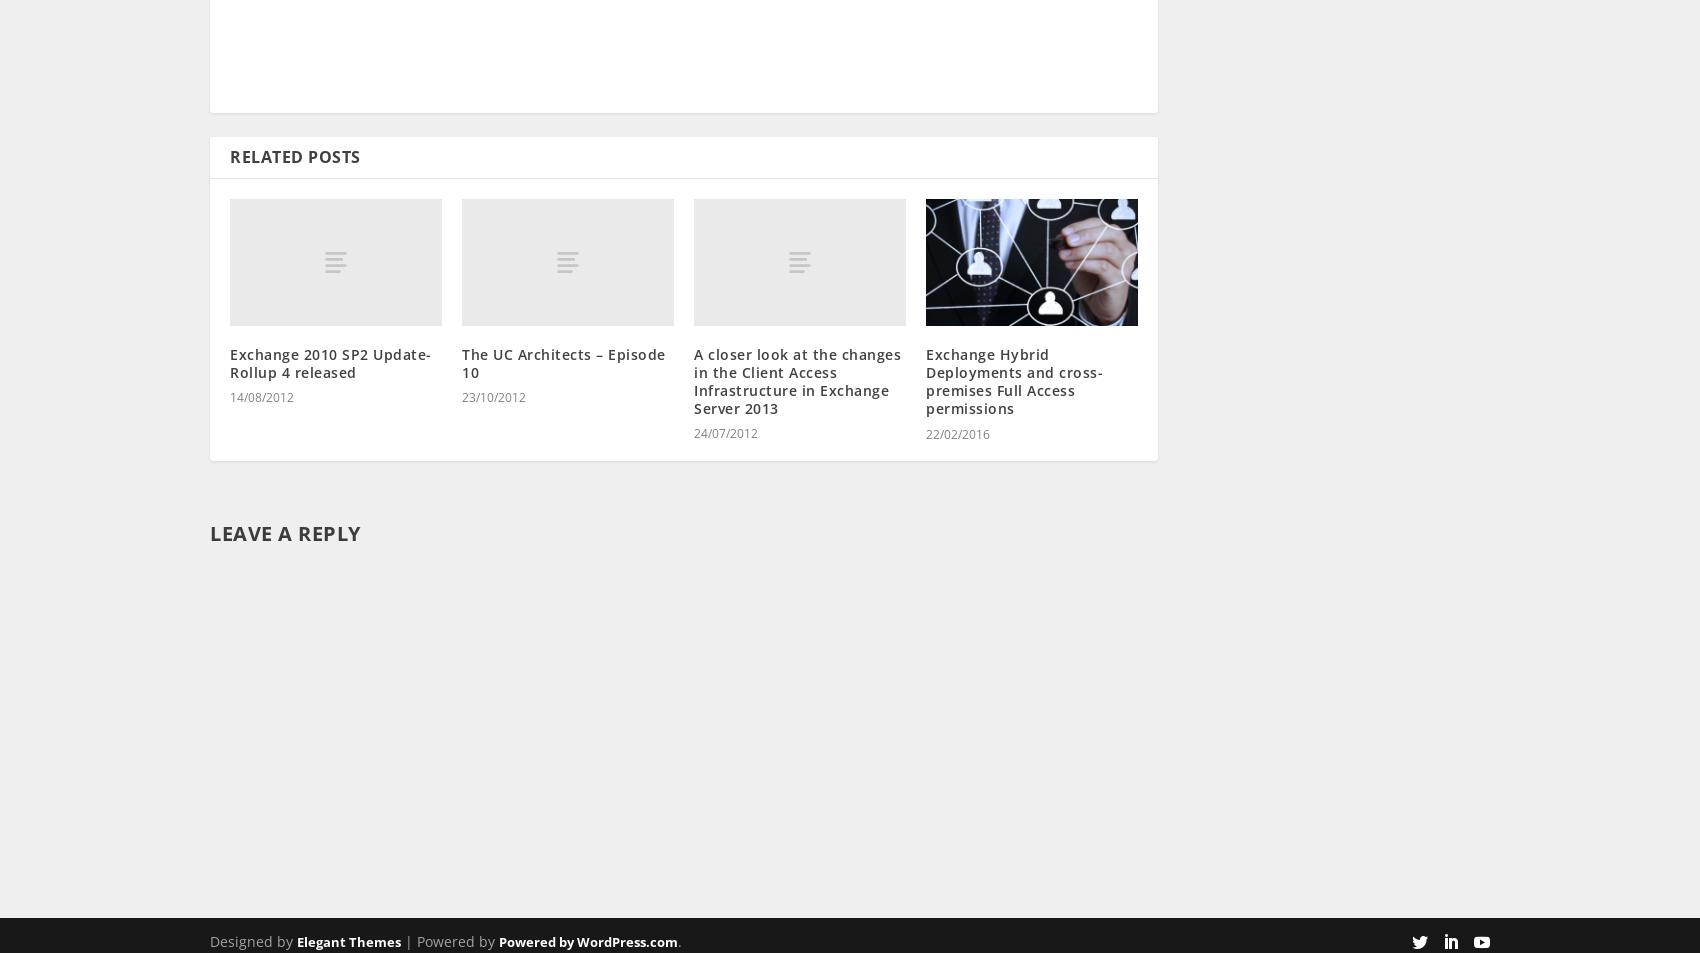 This screenshot has width=1700, height=953. Describe the element at coordinates (294, 118) in the screenshot. I see `'Related Posts'` at that location.